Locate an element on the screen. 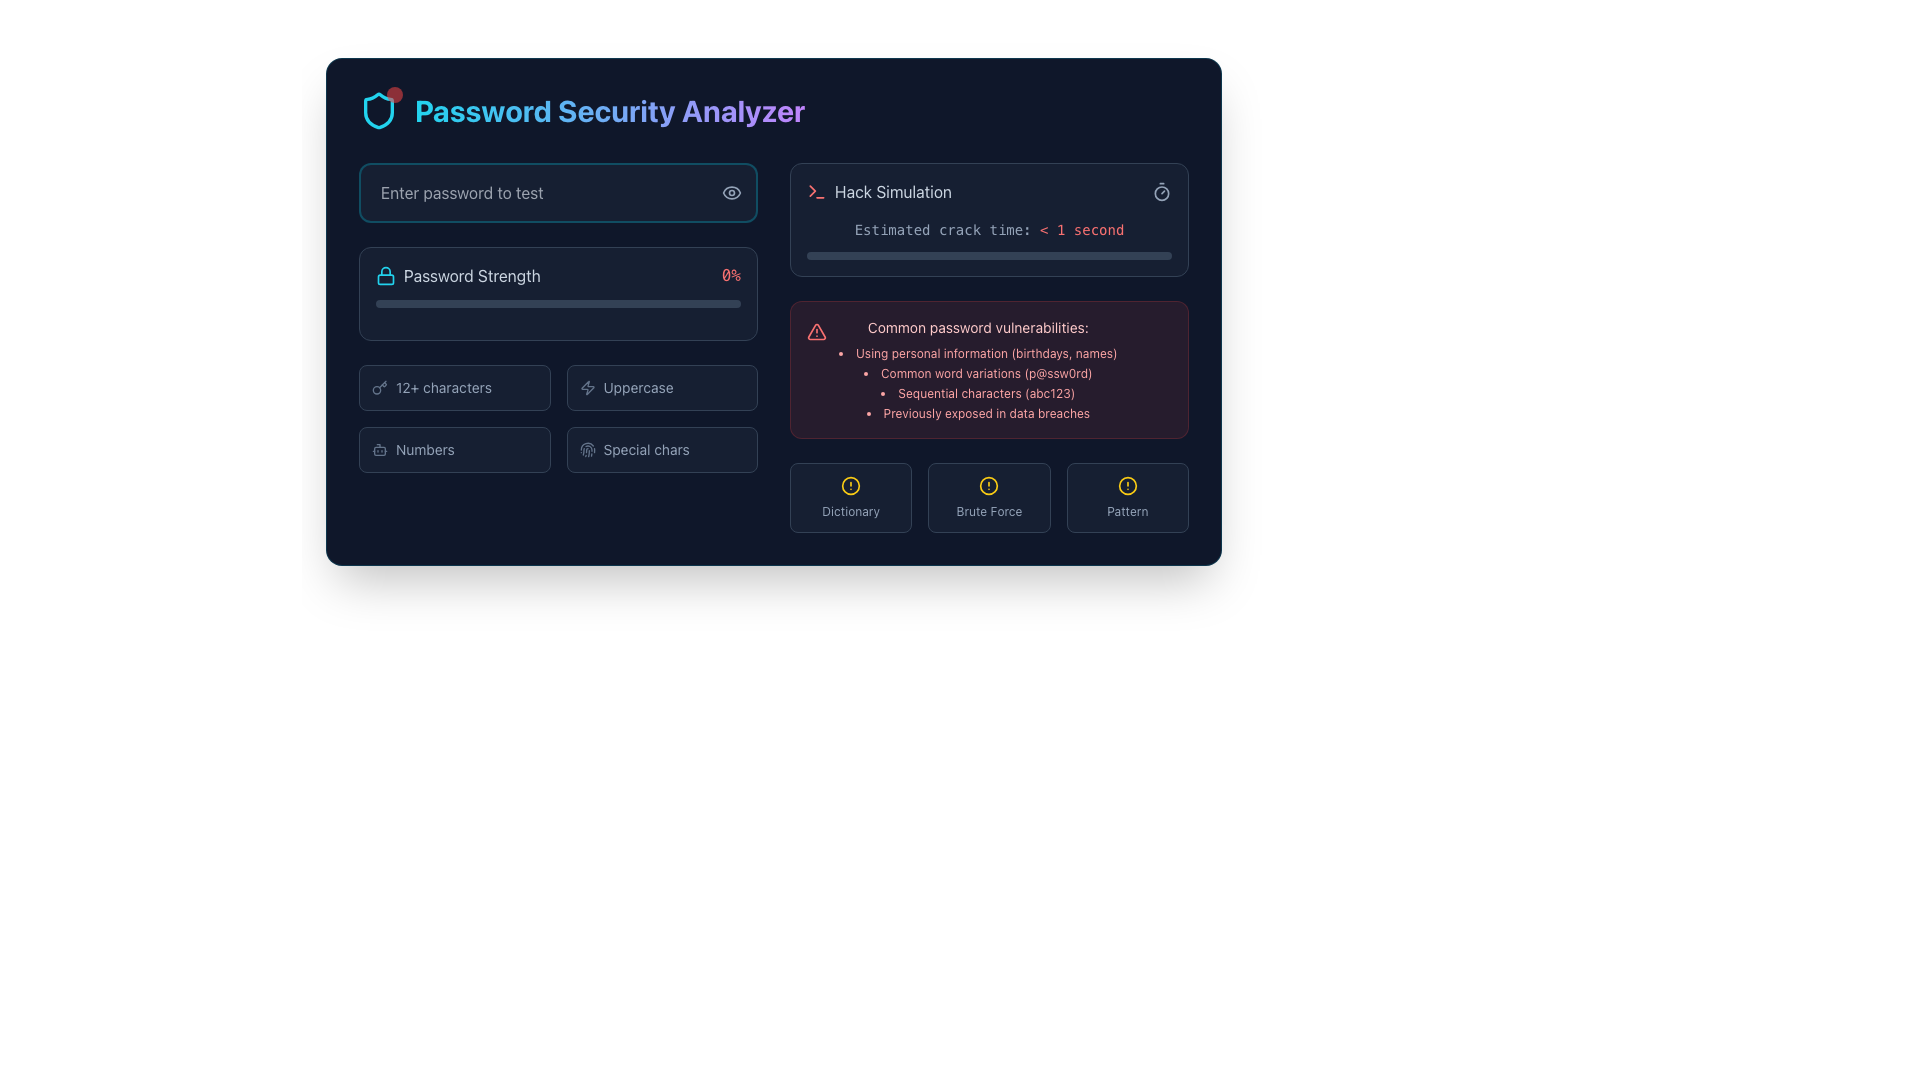 The width and height of the screenshot is (1920, 1080). the label indicating the requirement for uppercase characters in the password strength checklist, which is the second item in the grid layout is located at coordinates (662, 388).